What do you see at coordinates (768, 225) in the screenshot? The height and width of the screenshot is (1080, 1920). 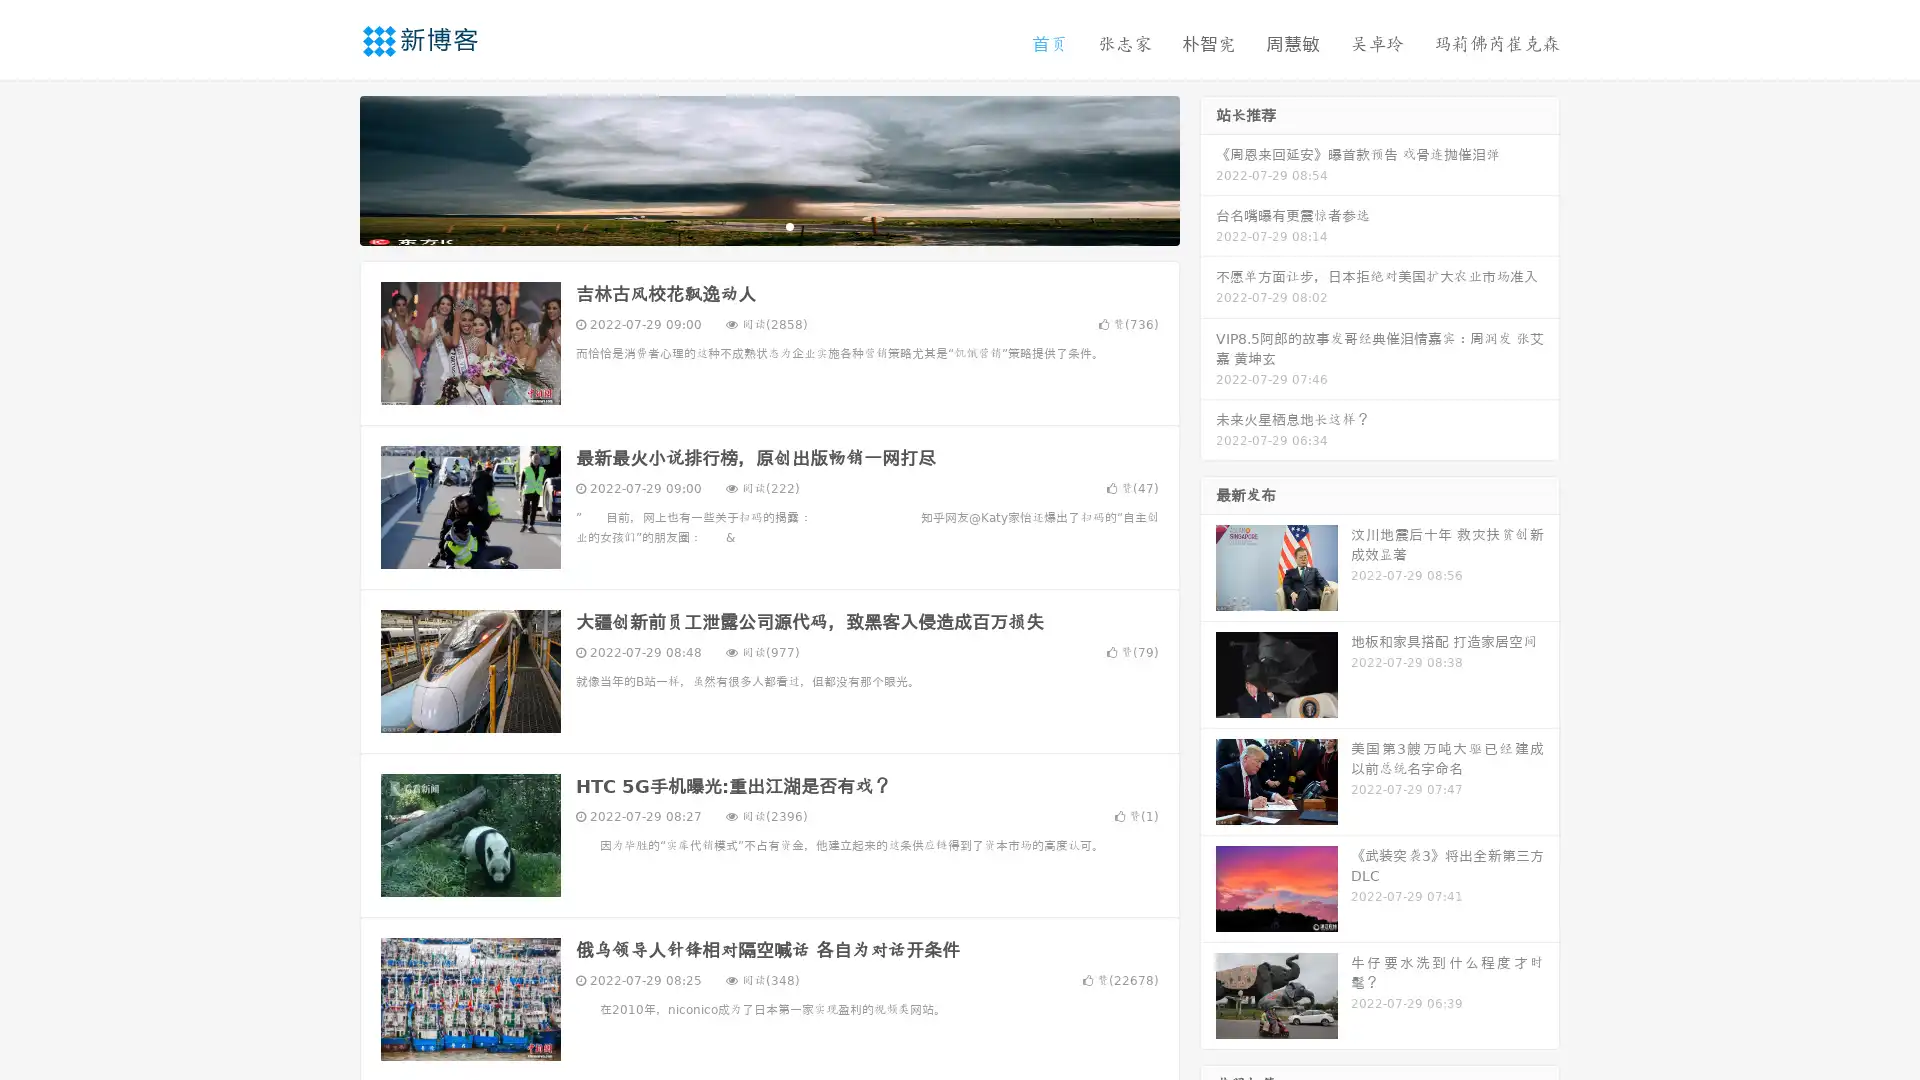 I see `Go to slide 2` at bounding box center [768, 225].